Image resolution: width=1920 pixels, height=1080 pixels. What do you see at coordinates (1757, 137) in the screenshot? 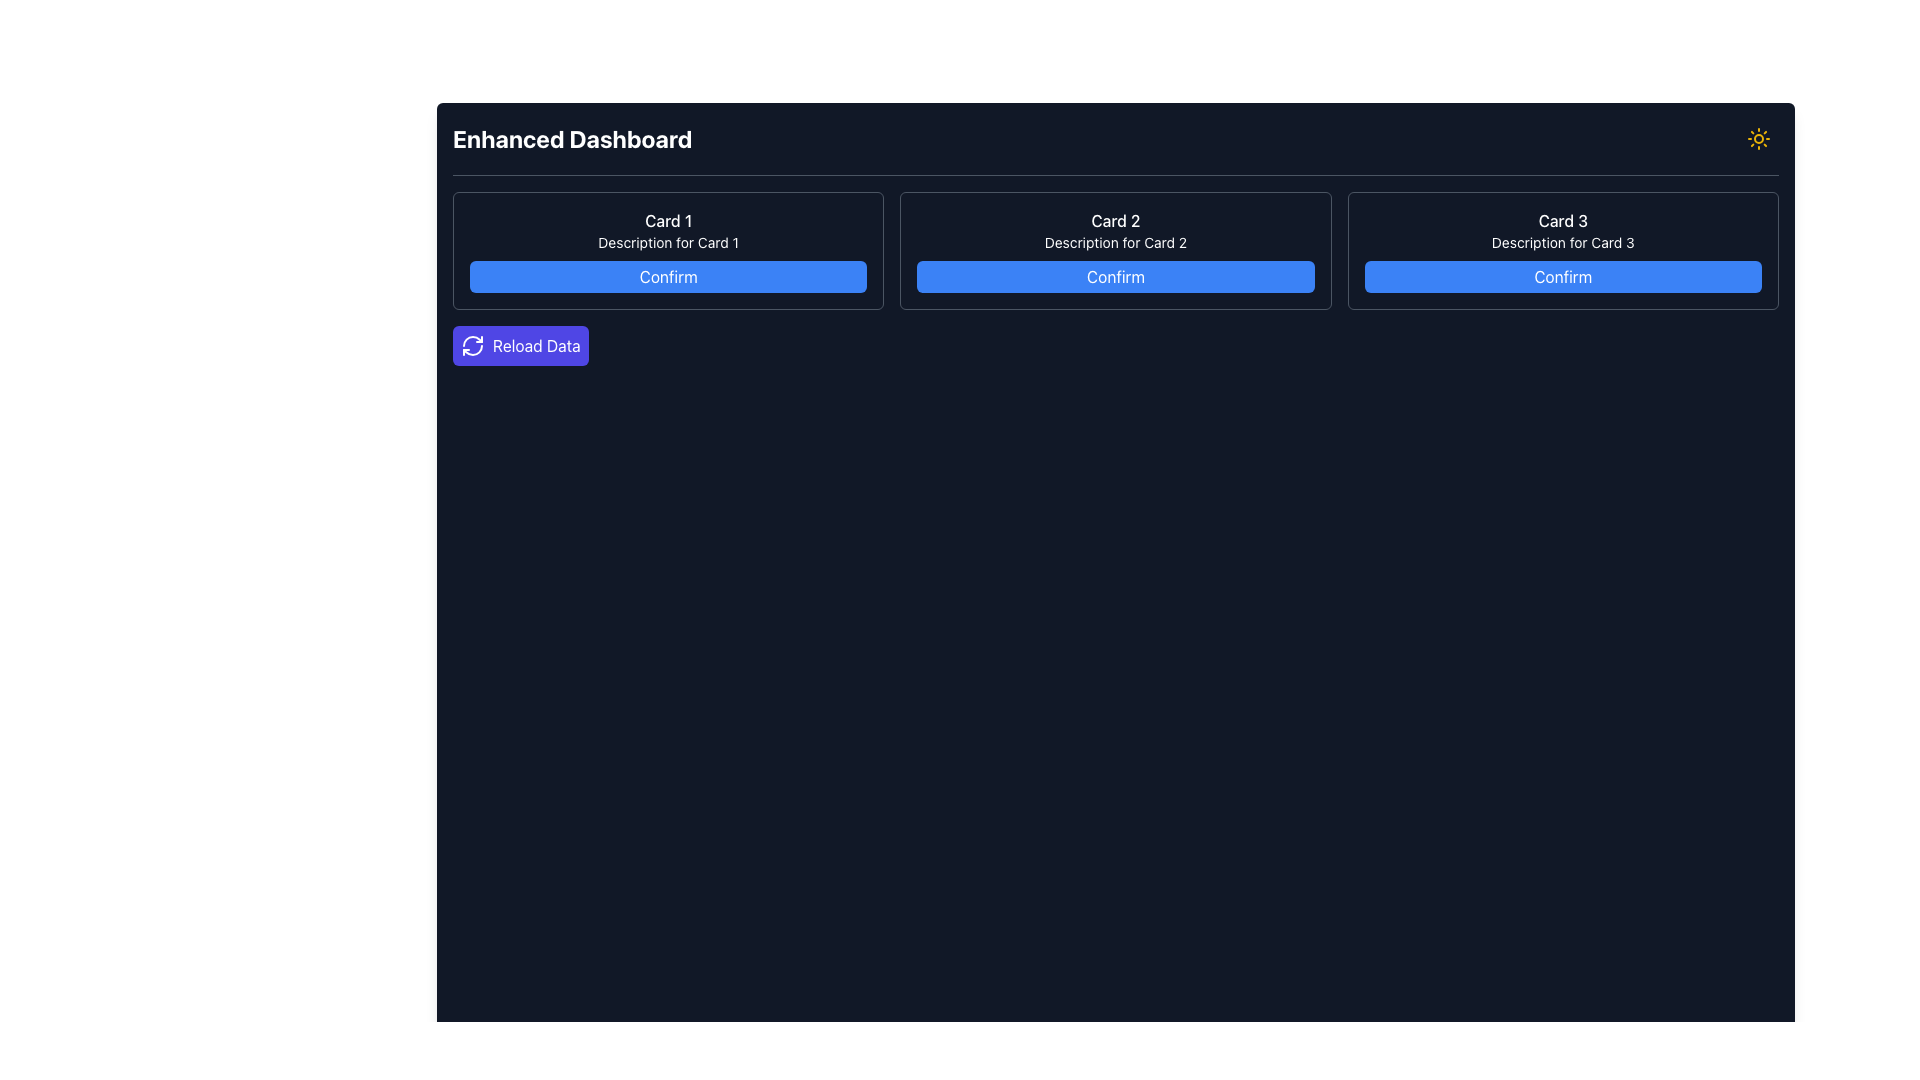
I see `the sun-shaped icon located in the top-right corner of the interface, which is styled in yellow and has distinct rays and a circular center` at bounding box center [1757, 137].